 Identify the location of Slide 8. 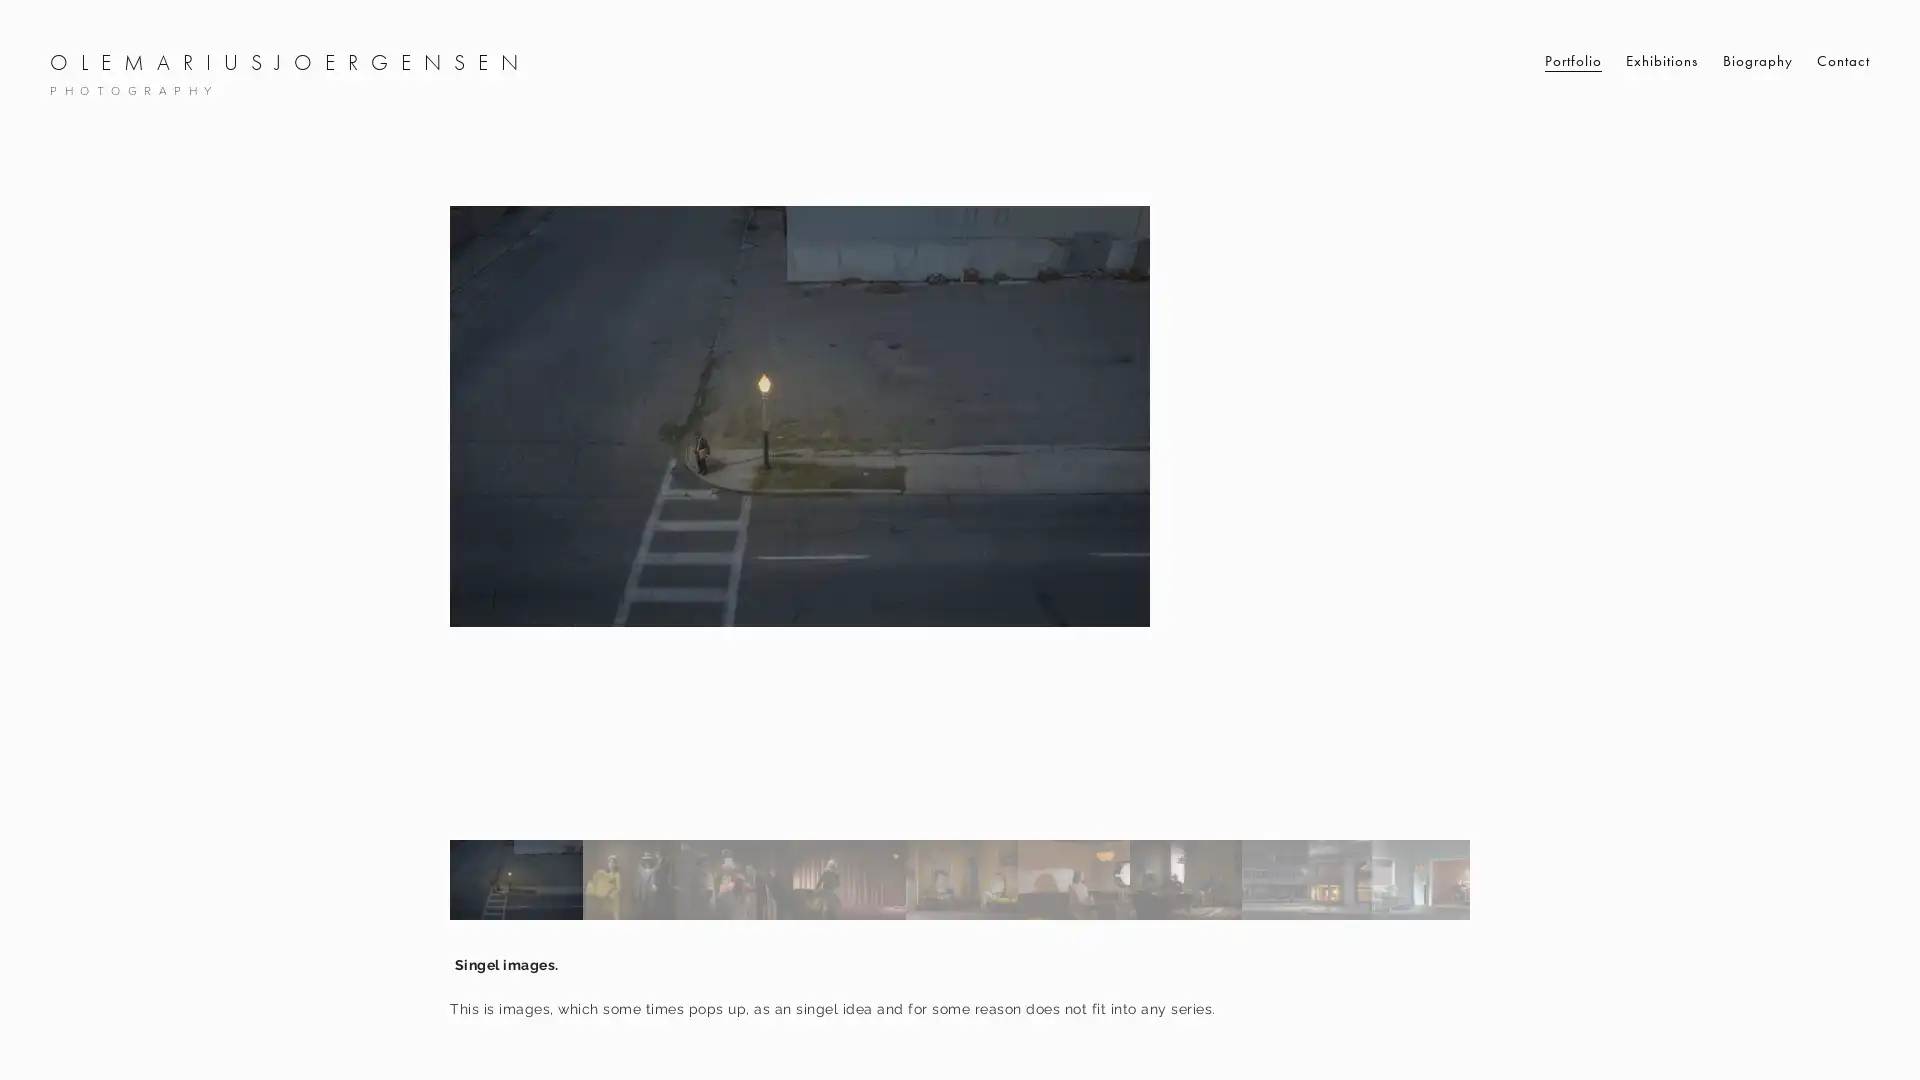
(1306, 878).